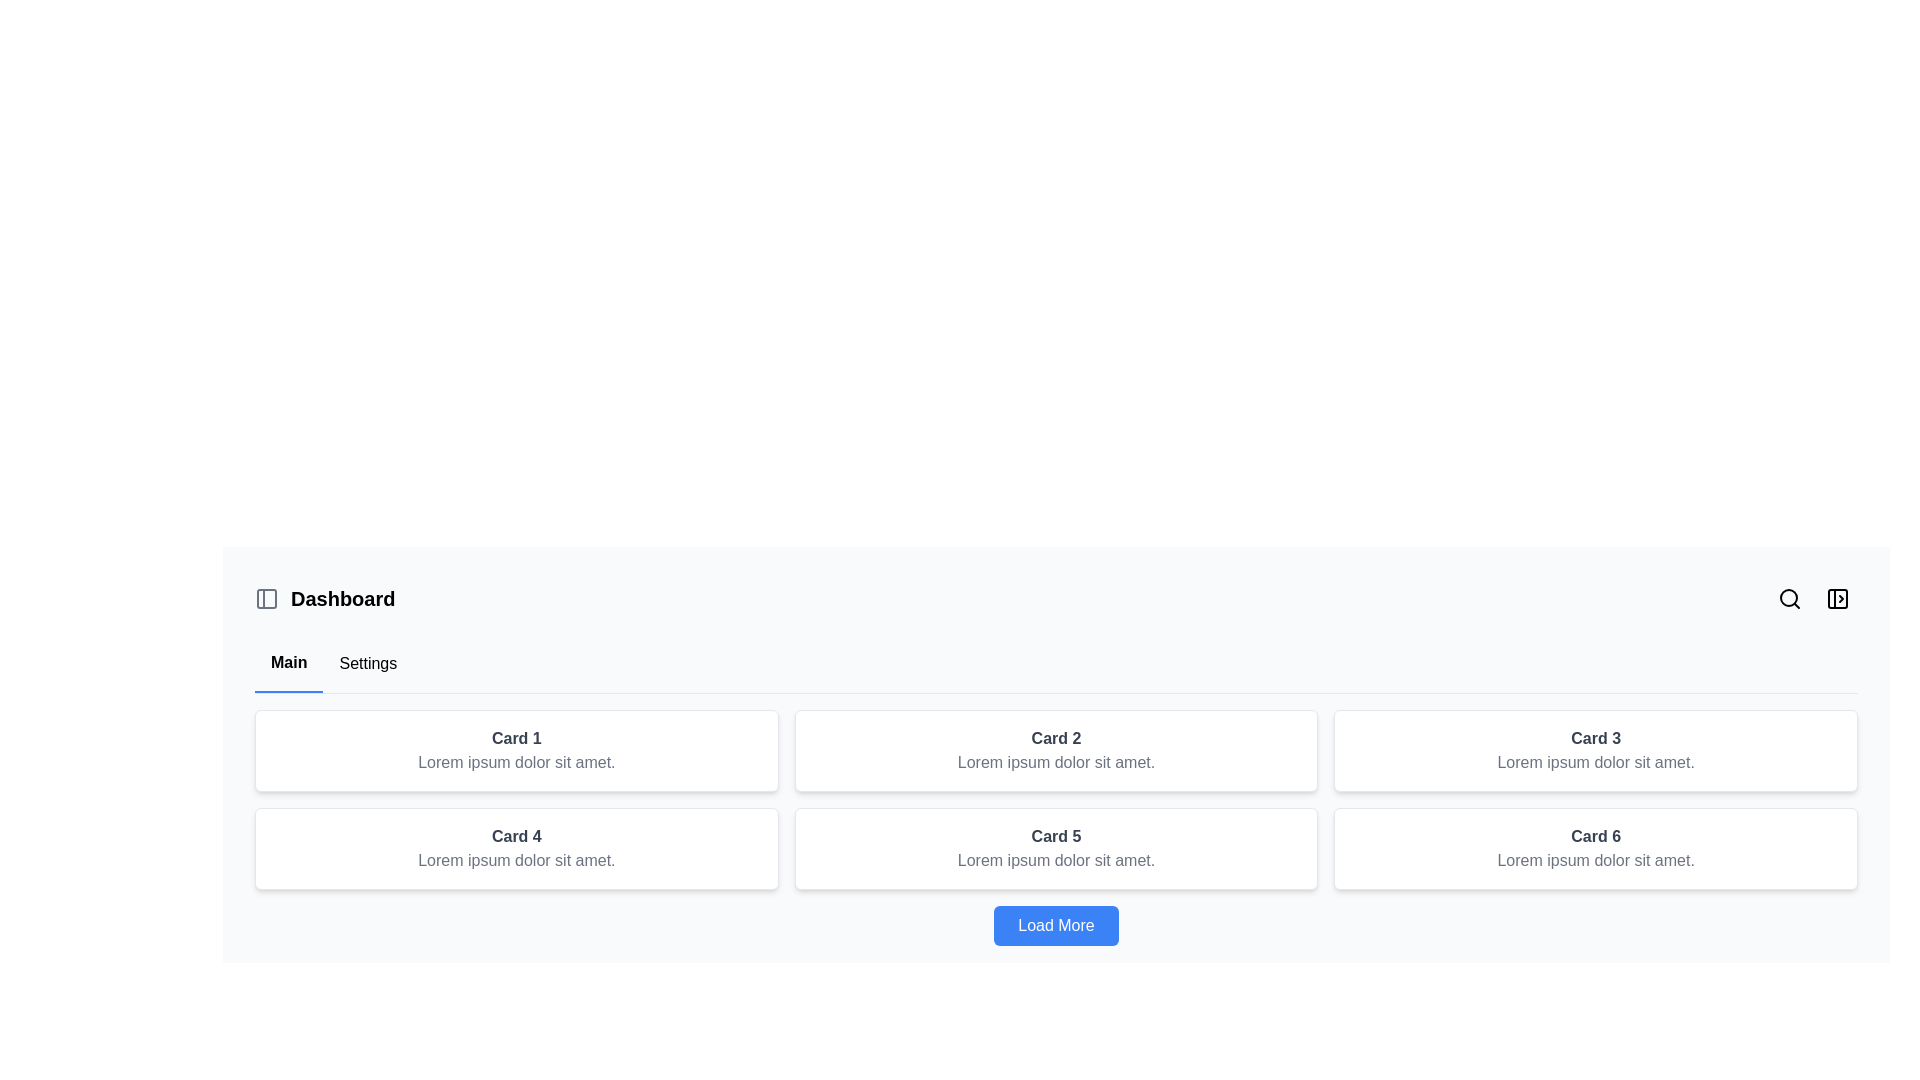  Describe the element at coordinates (516, 751) in the screenshot. I see `the first Grid item card located at the top-left corner of the grid layout, which is positioned to the left of 'Card 2' and above 'Card 4'` at that location.